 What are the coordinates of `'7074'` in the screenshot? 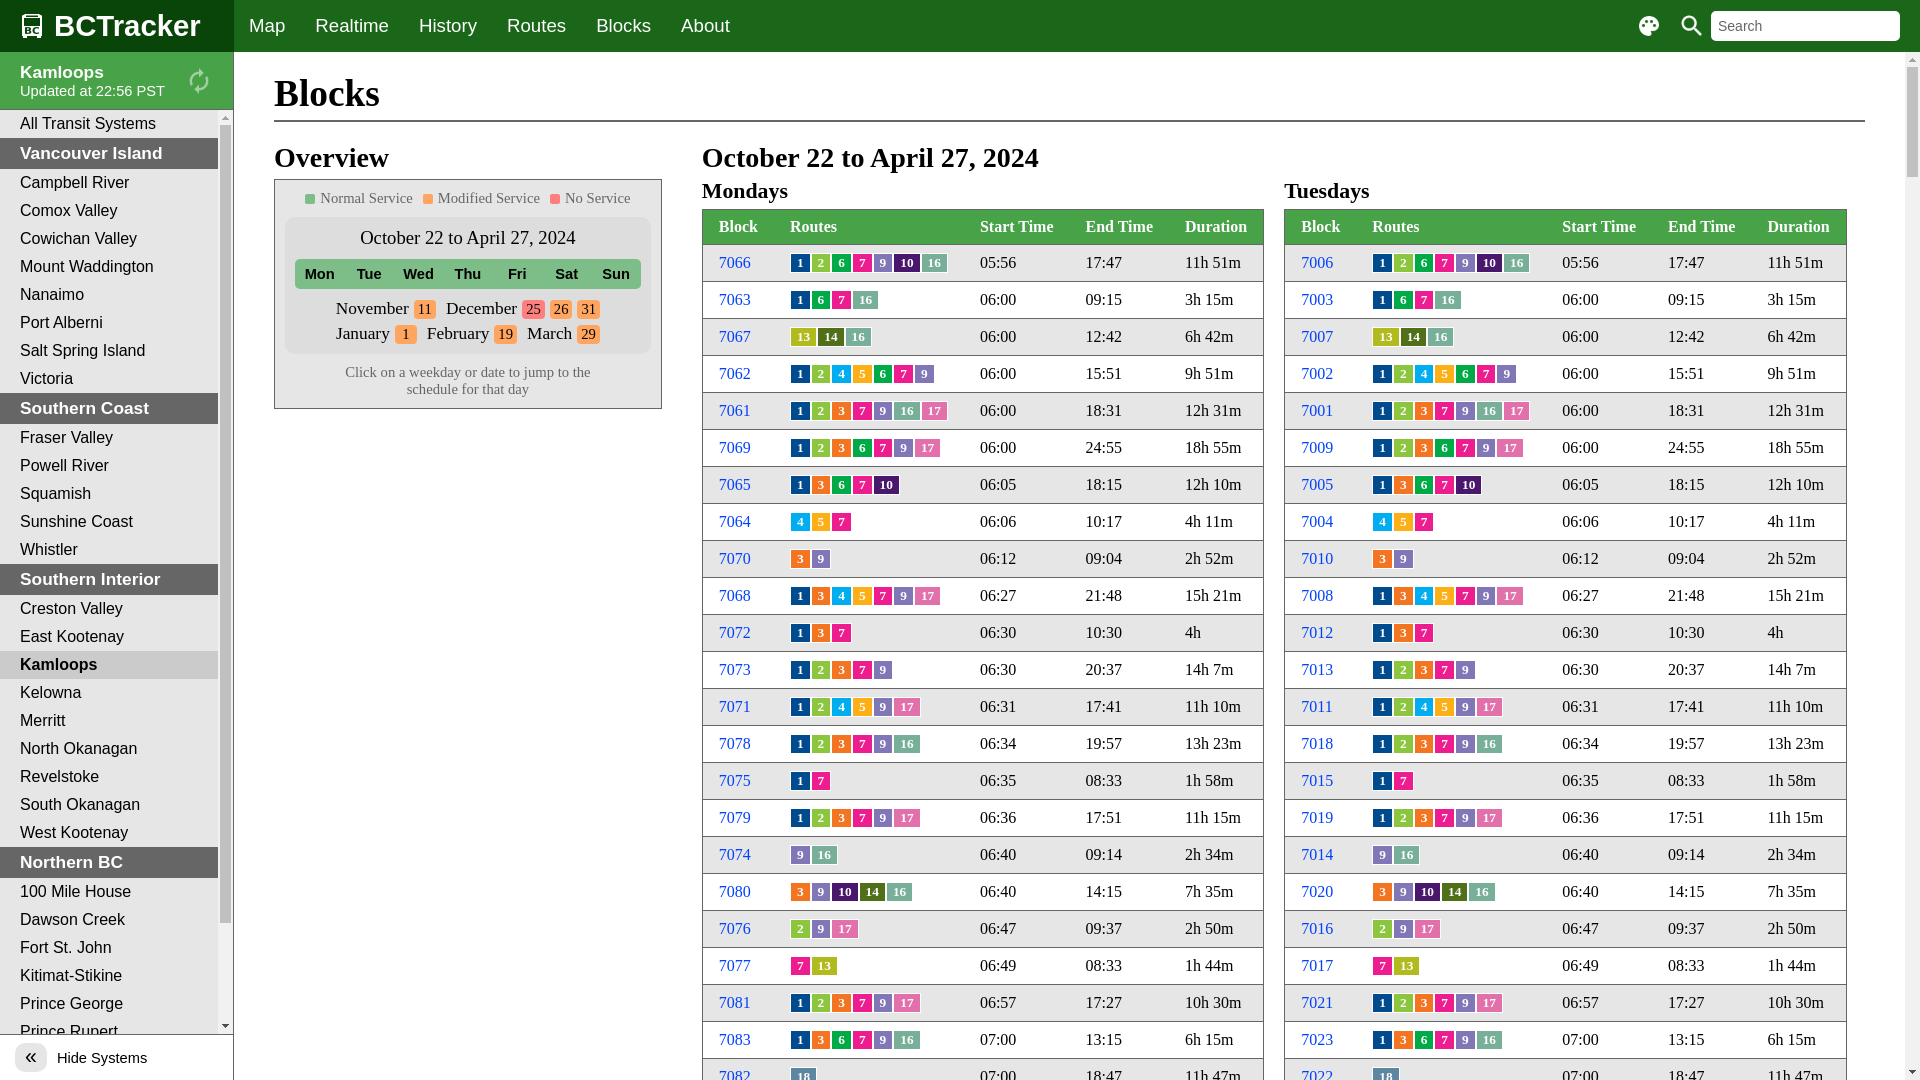 It's located at (733, 854).